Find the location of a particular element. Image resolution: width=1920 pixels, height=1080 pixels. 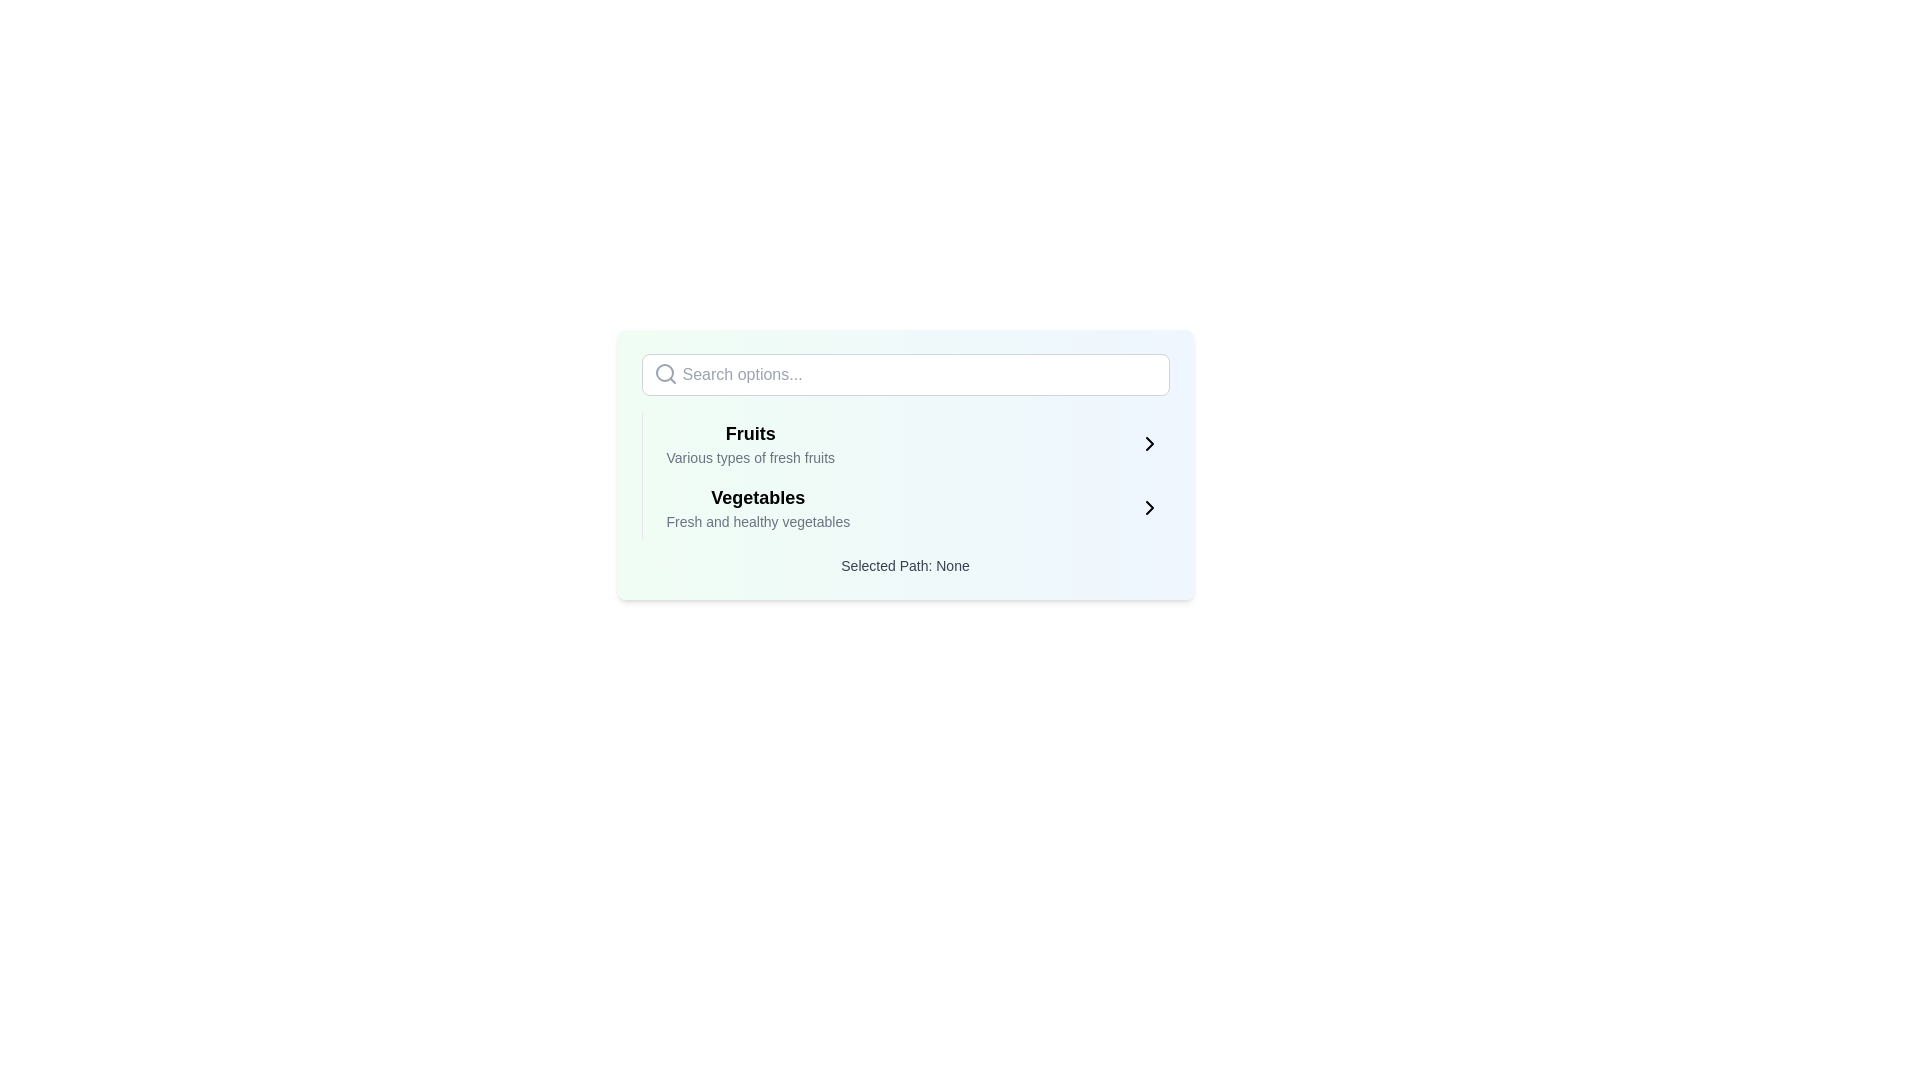

the Navigation Section element which contains options for 'Fruits' and 'Vegetables' is located at coordinates (904, 475).